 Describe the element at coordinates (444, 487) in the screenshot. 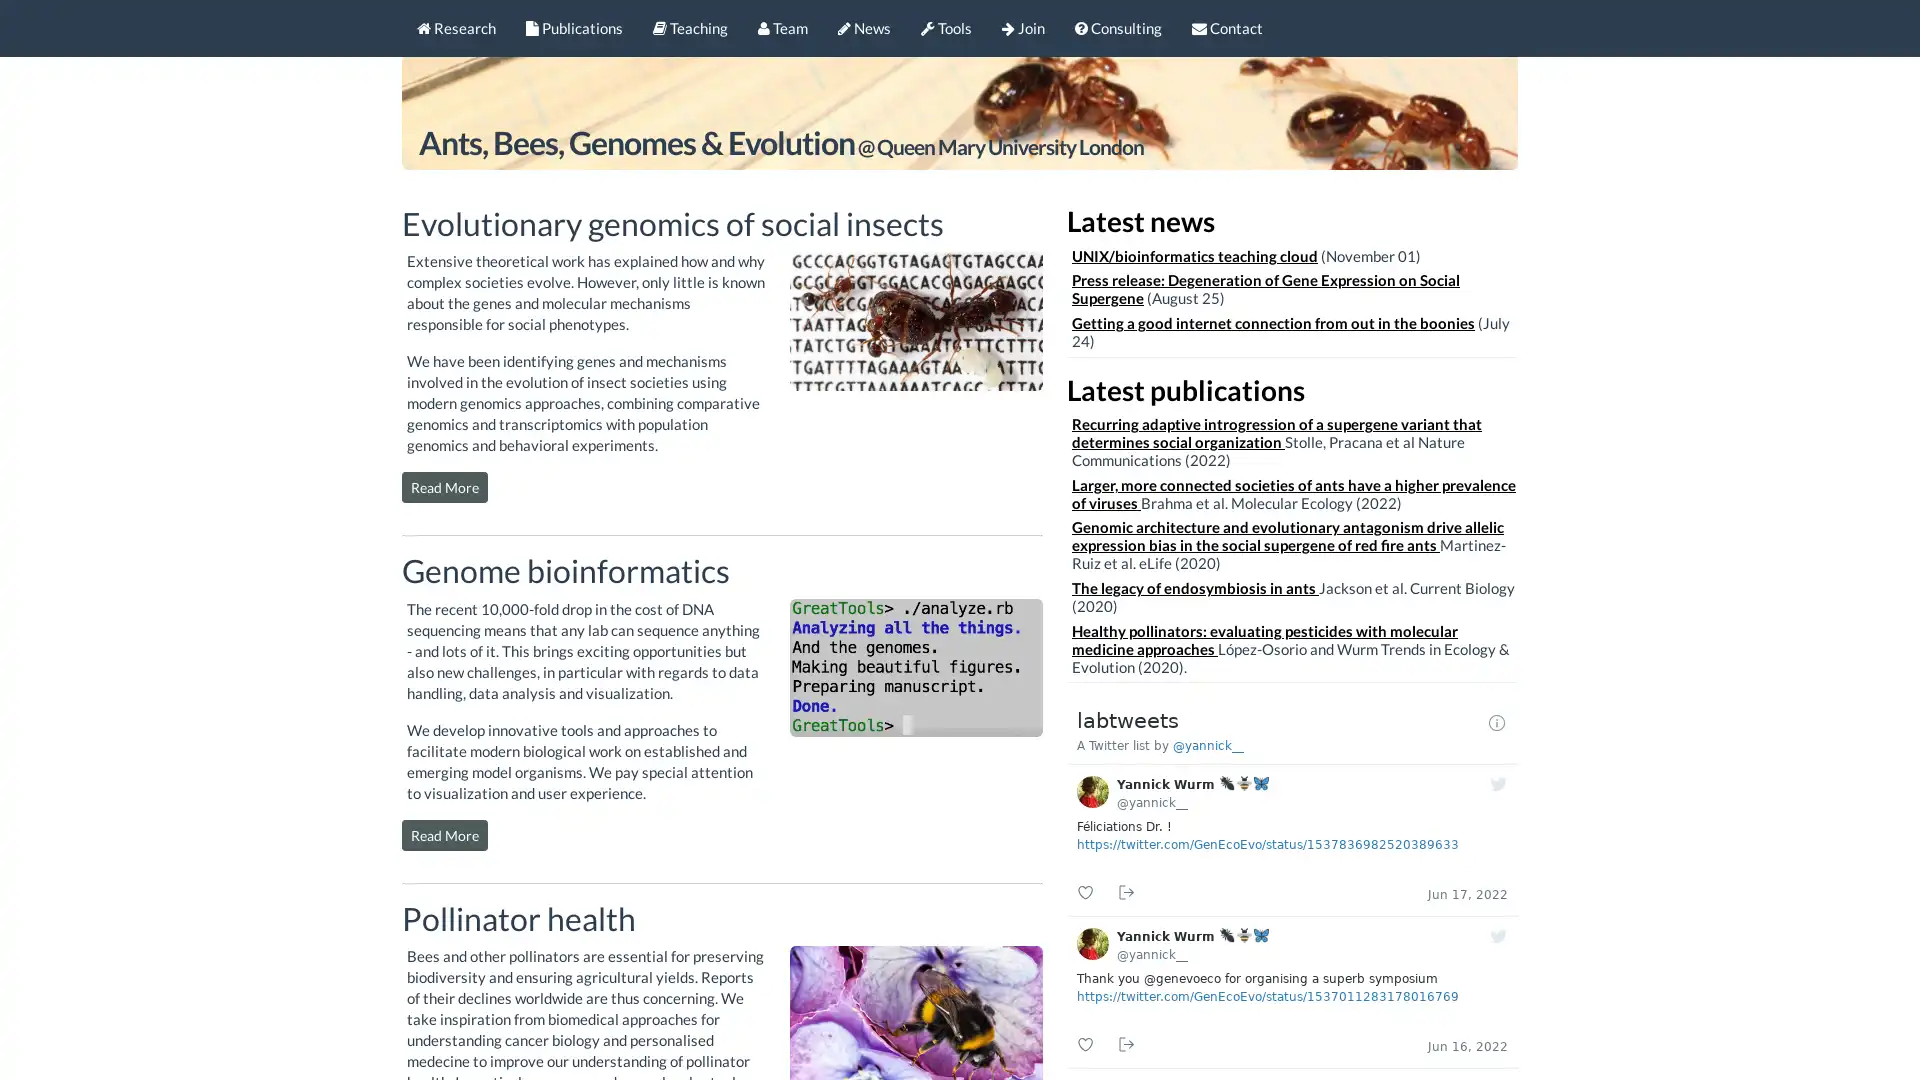

I see `Read More` at that location.